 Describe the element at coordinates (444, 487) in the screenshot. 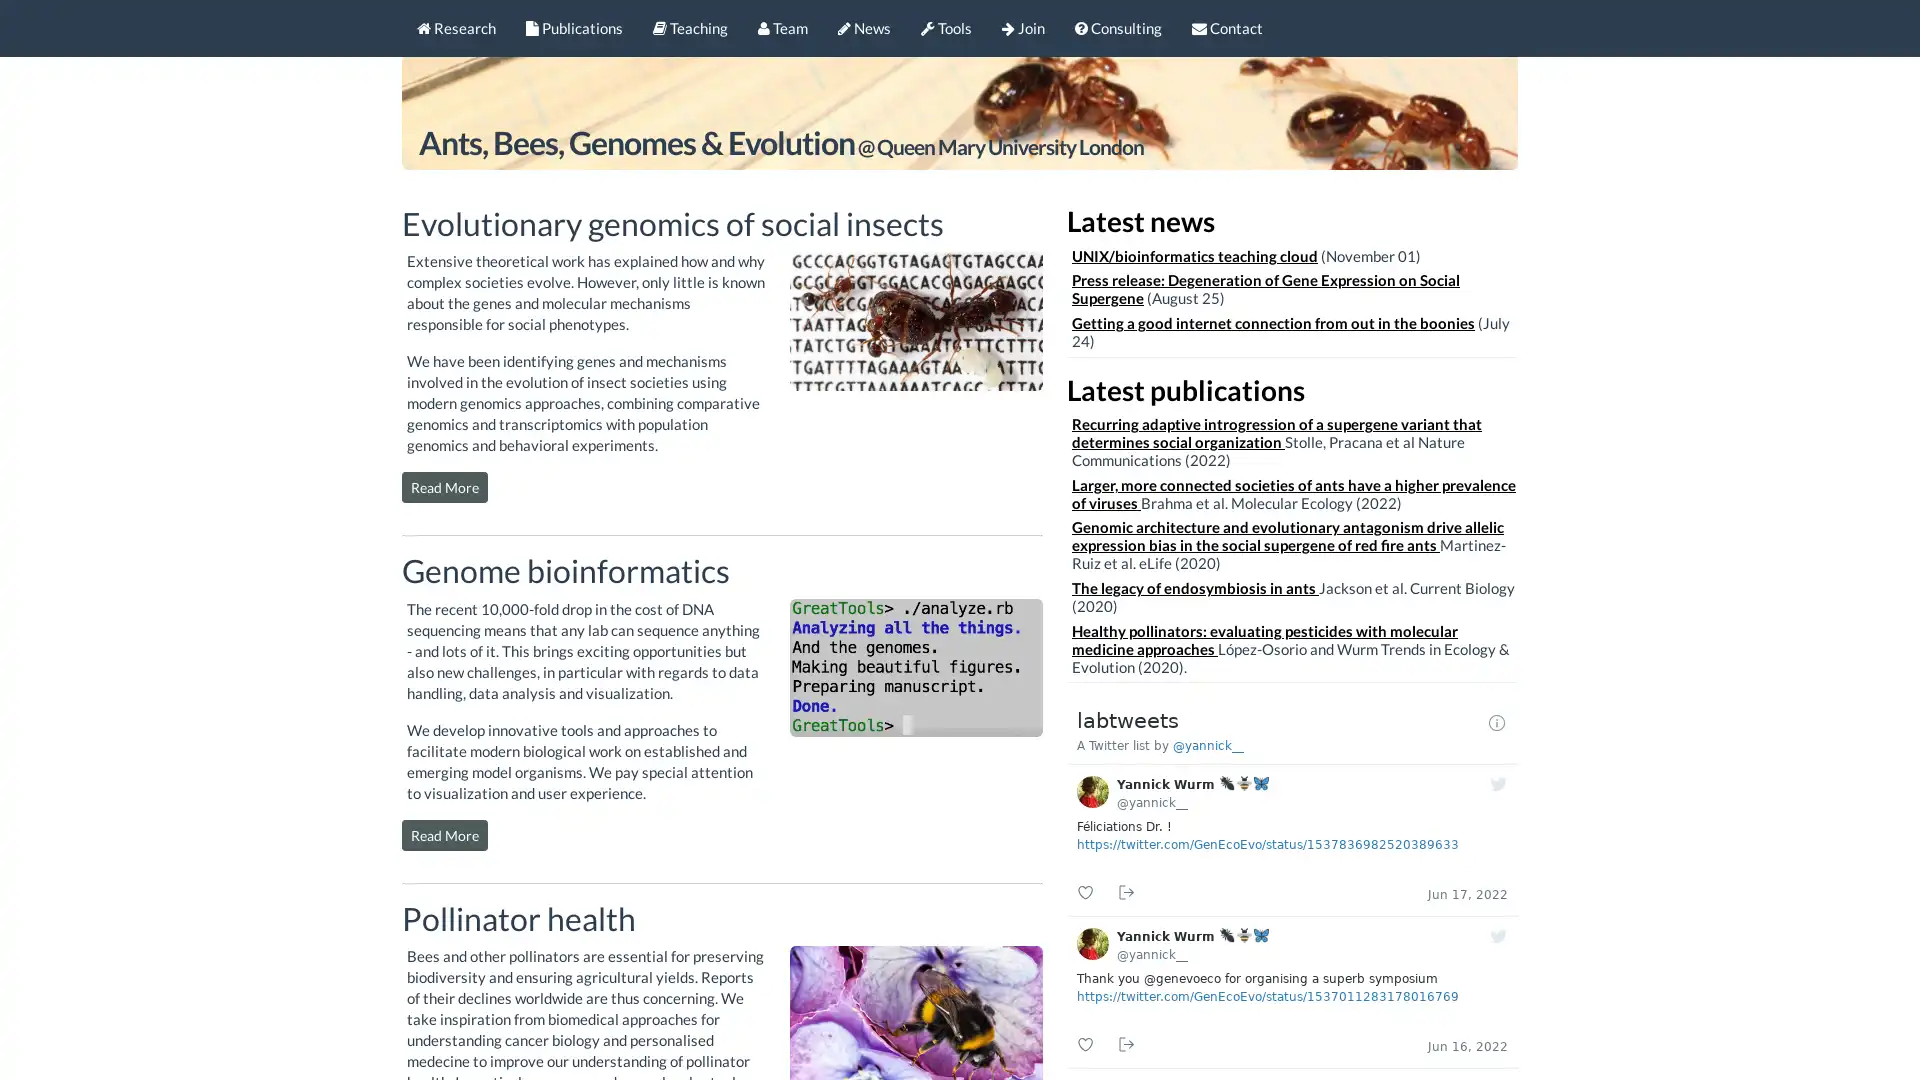

I see `Read More` at that location.